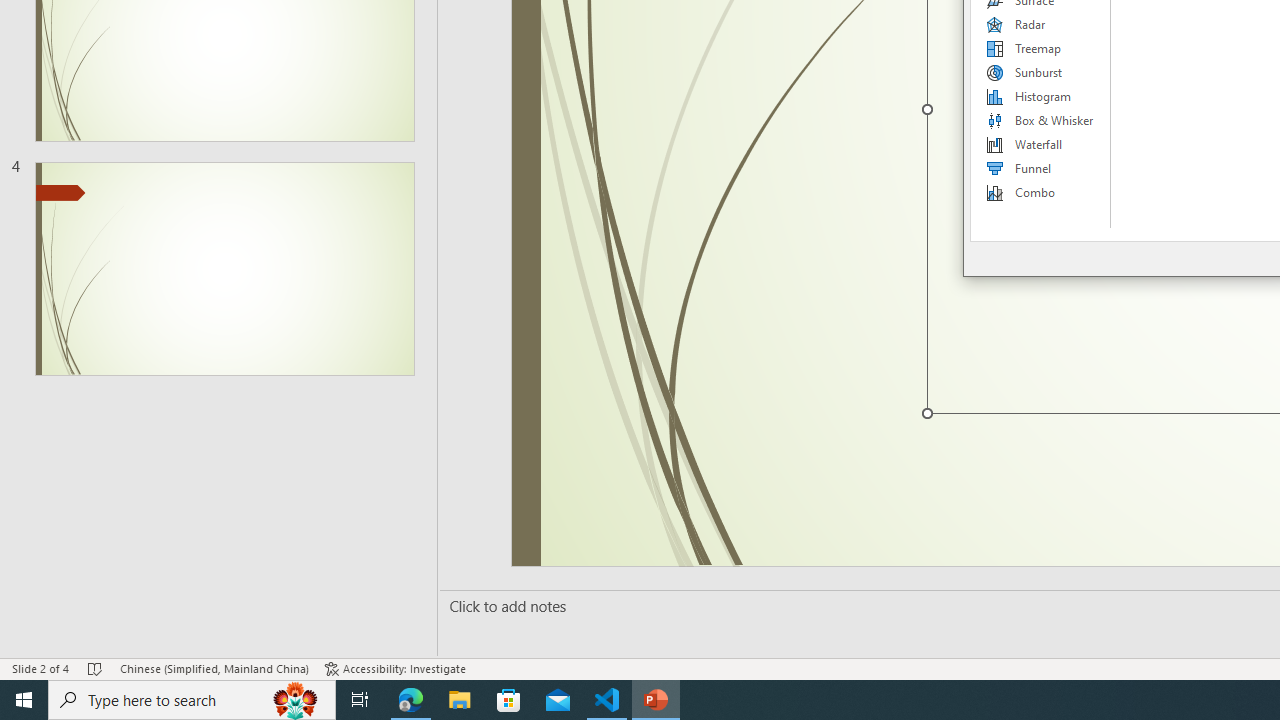 This screenshot has width=1280, height=720. Describe the element at coordinates (1040, 96) in the screenshot. I see `'Histogram'` at that location.